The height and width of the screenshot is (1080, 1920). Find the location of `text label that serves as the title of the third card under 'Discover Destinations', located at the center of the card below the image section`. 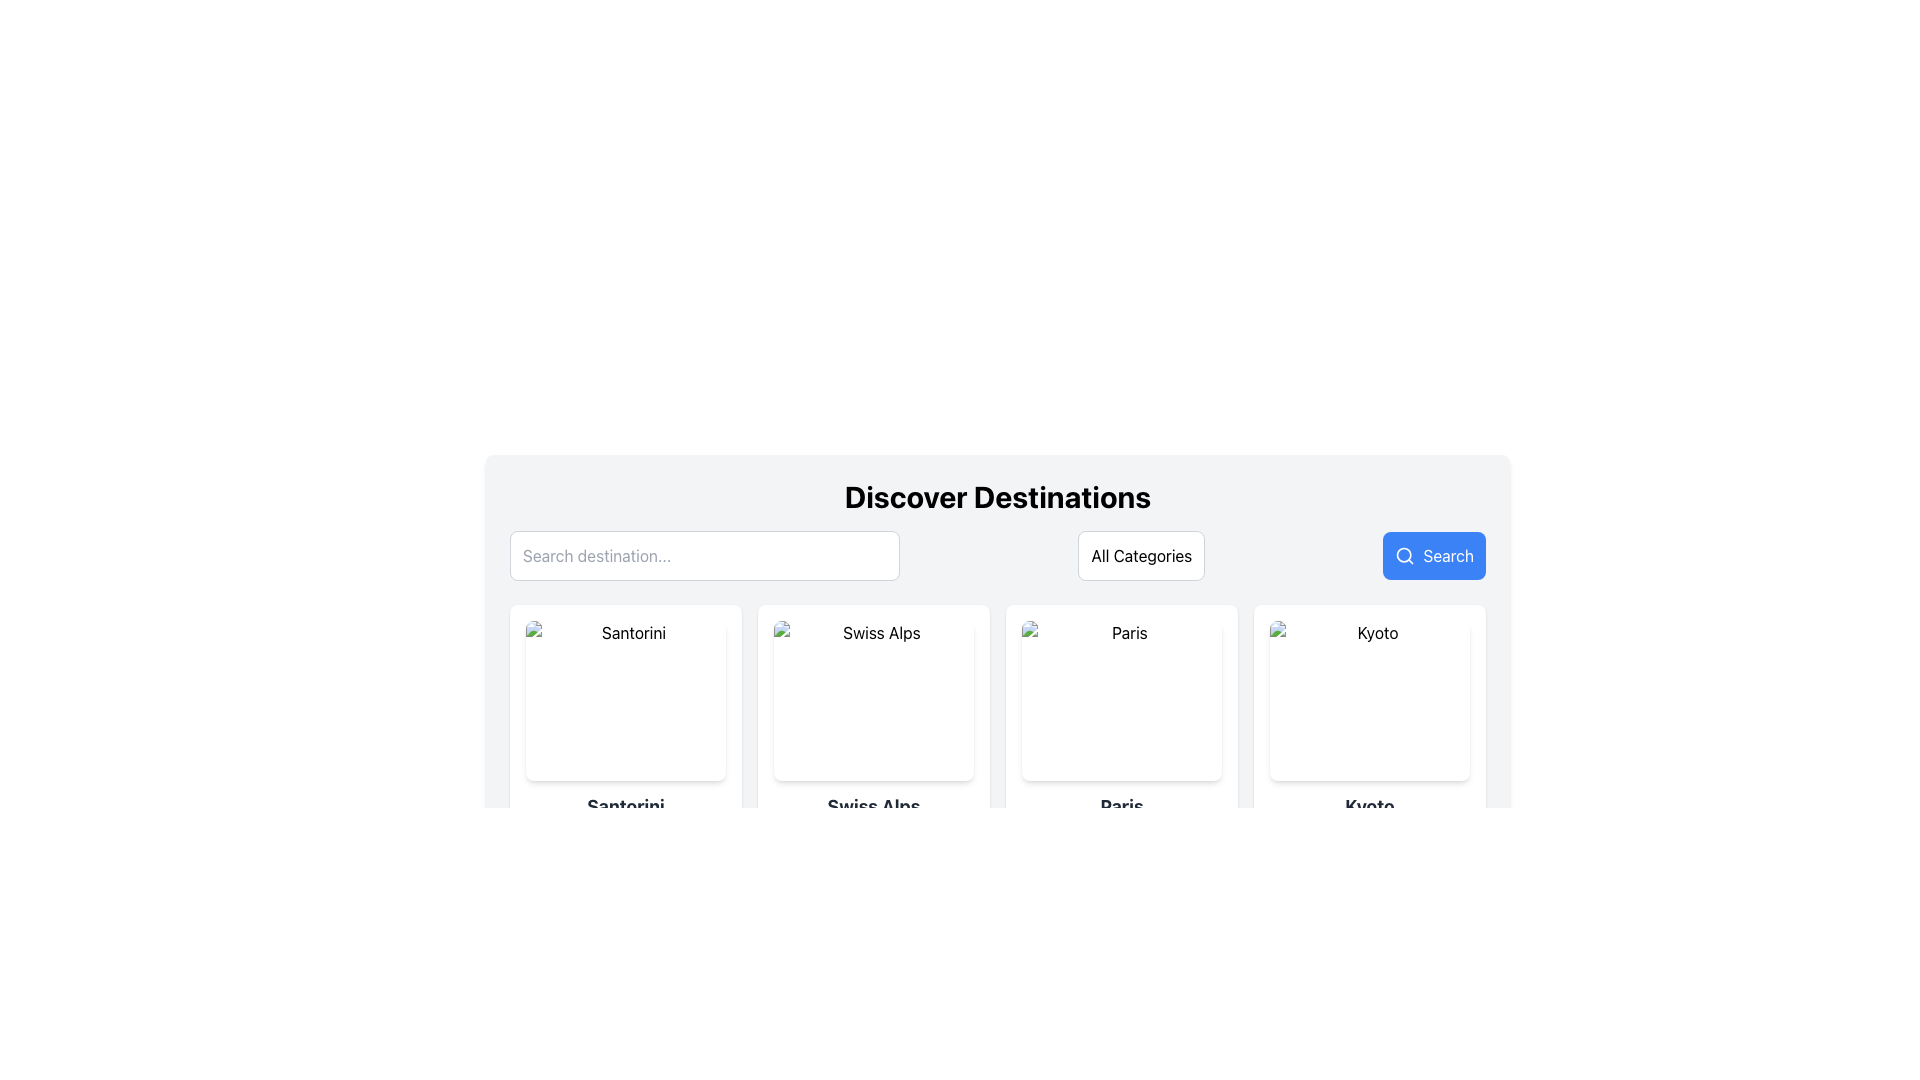

text label that serves as the title of the third card under 'Discover Destinations', located at the center of the card below the image section is located at coordinates (1122, 805).